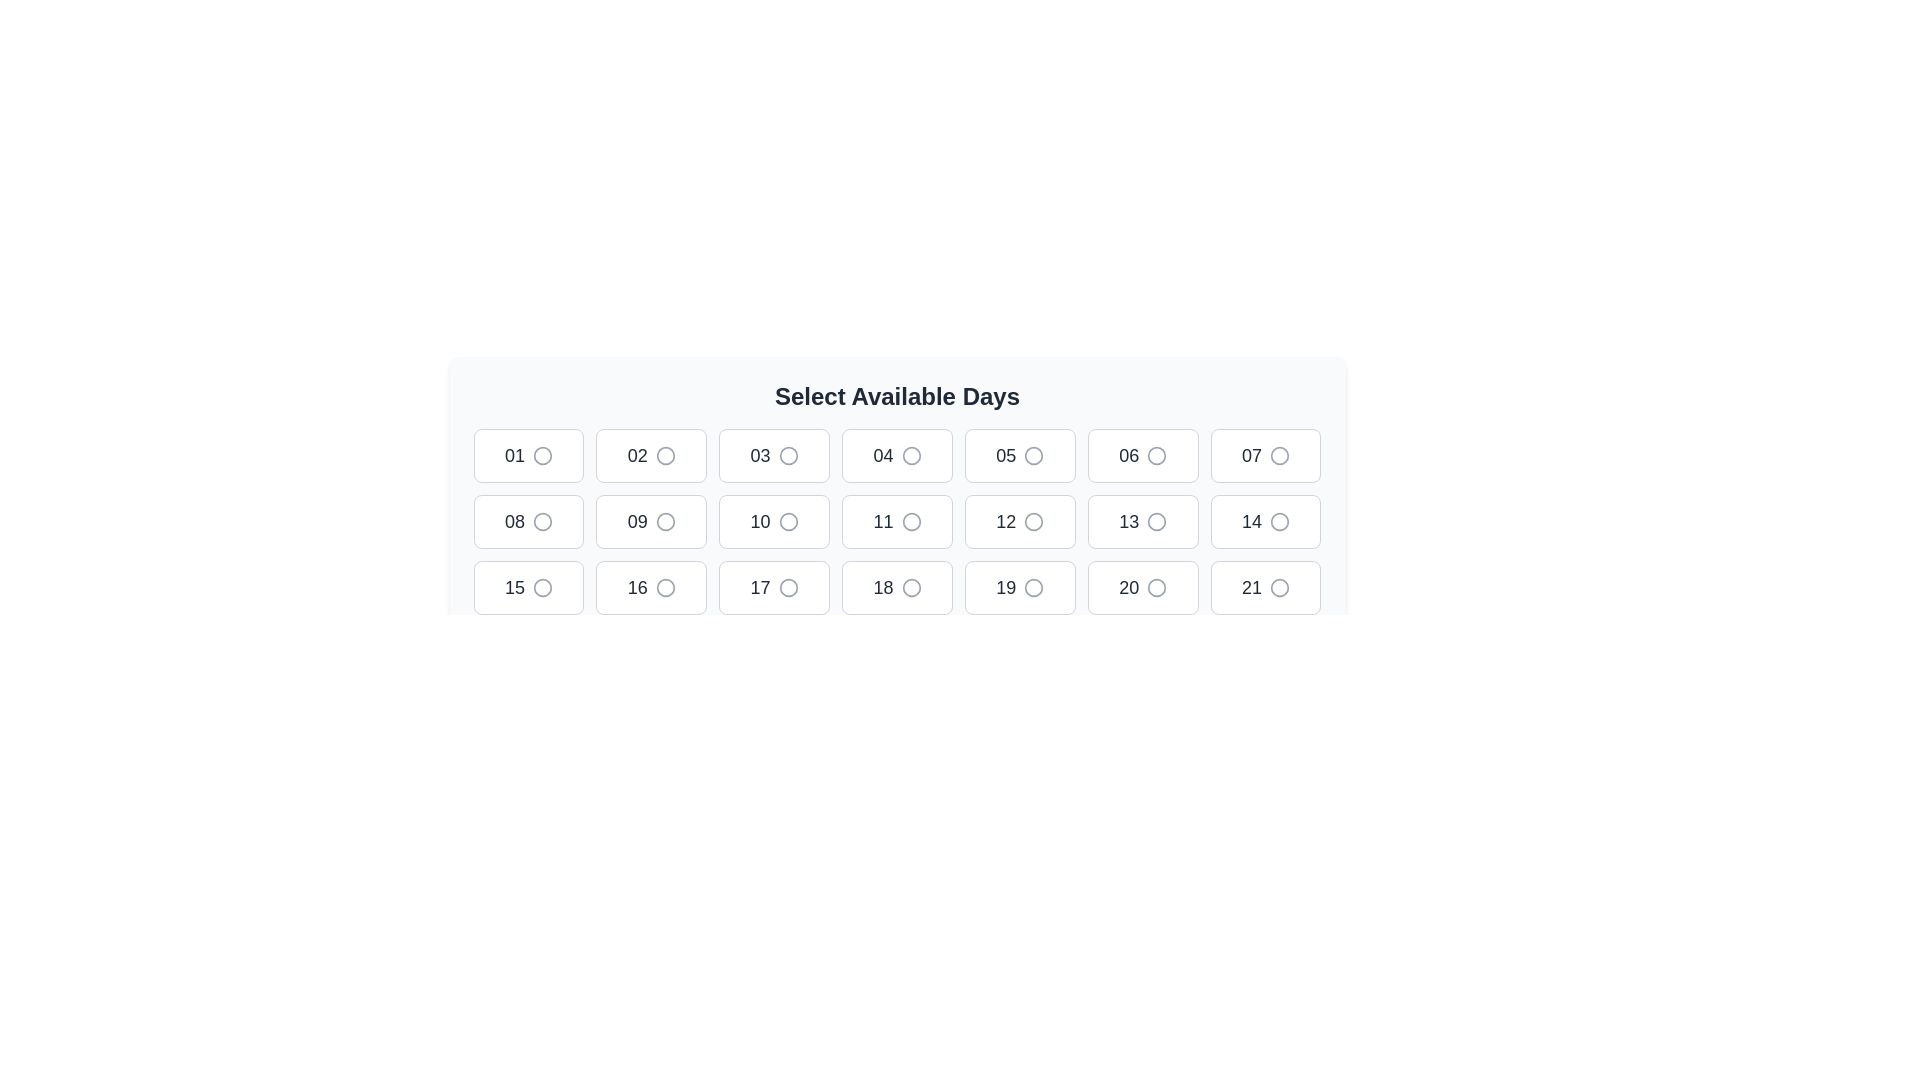 The height and width of the screenshot is (1080, 1920). Describe the element at coordinates (542, 586) in the screenshot. I see `the circular icon with a gray border and white fill located beside the number '15' for keyboard interaction` at that location.